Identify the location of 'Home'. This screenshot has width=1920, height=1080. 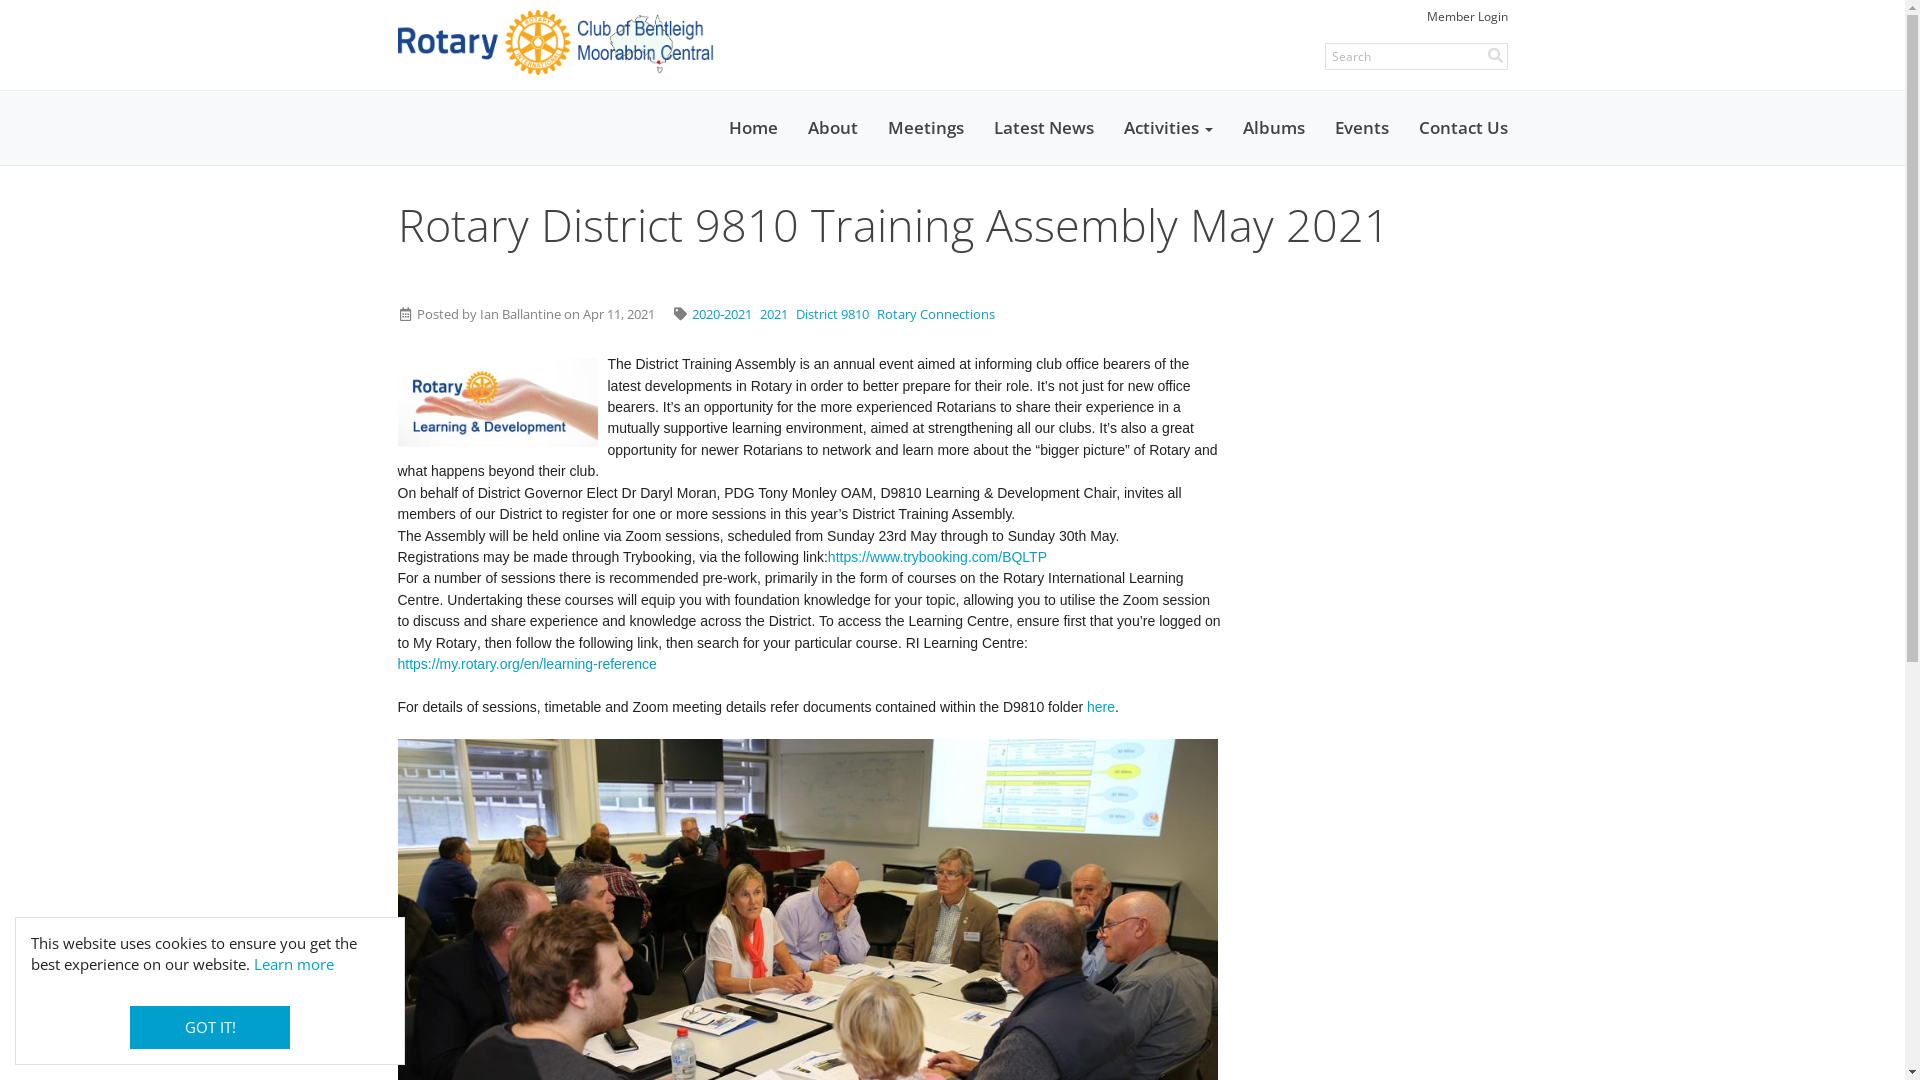
(714, 127).